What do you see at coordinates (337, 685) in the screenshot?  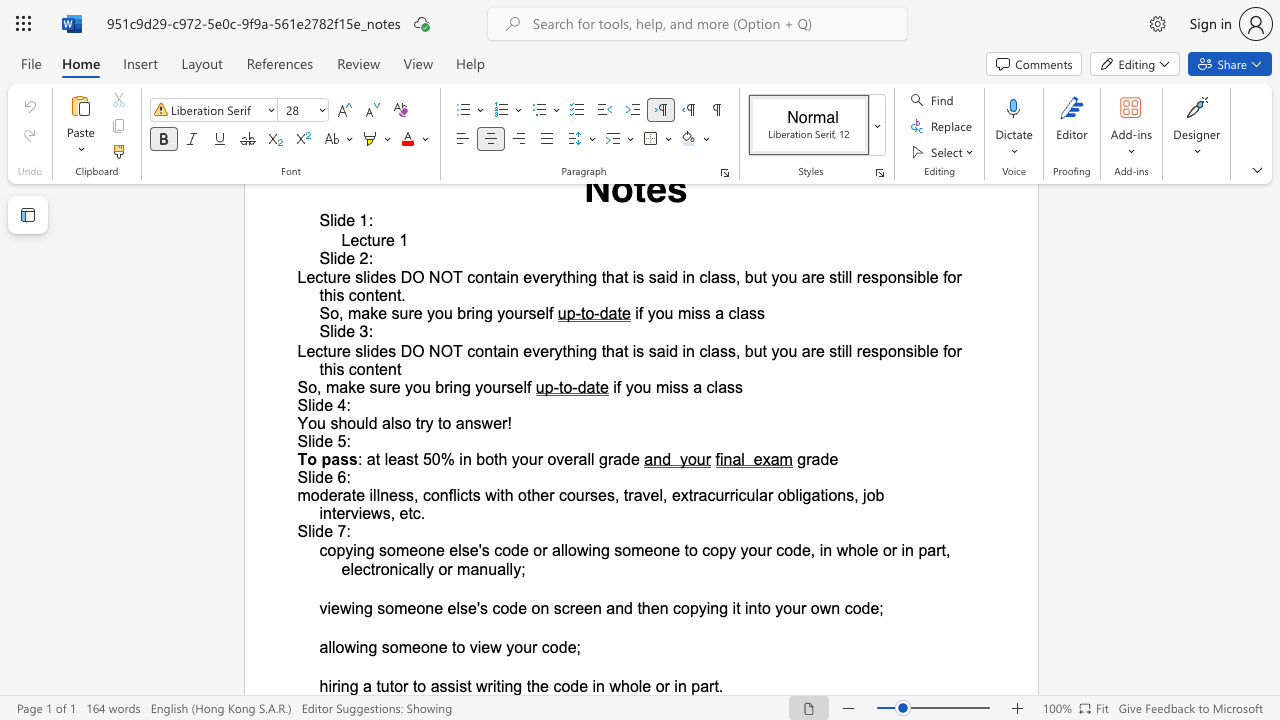 I see `the subset text "ing a tutor to" within the text "hiring a tutor to"` at bounding box center [337, 685].